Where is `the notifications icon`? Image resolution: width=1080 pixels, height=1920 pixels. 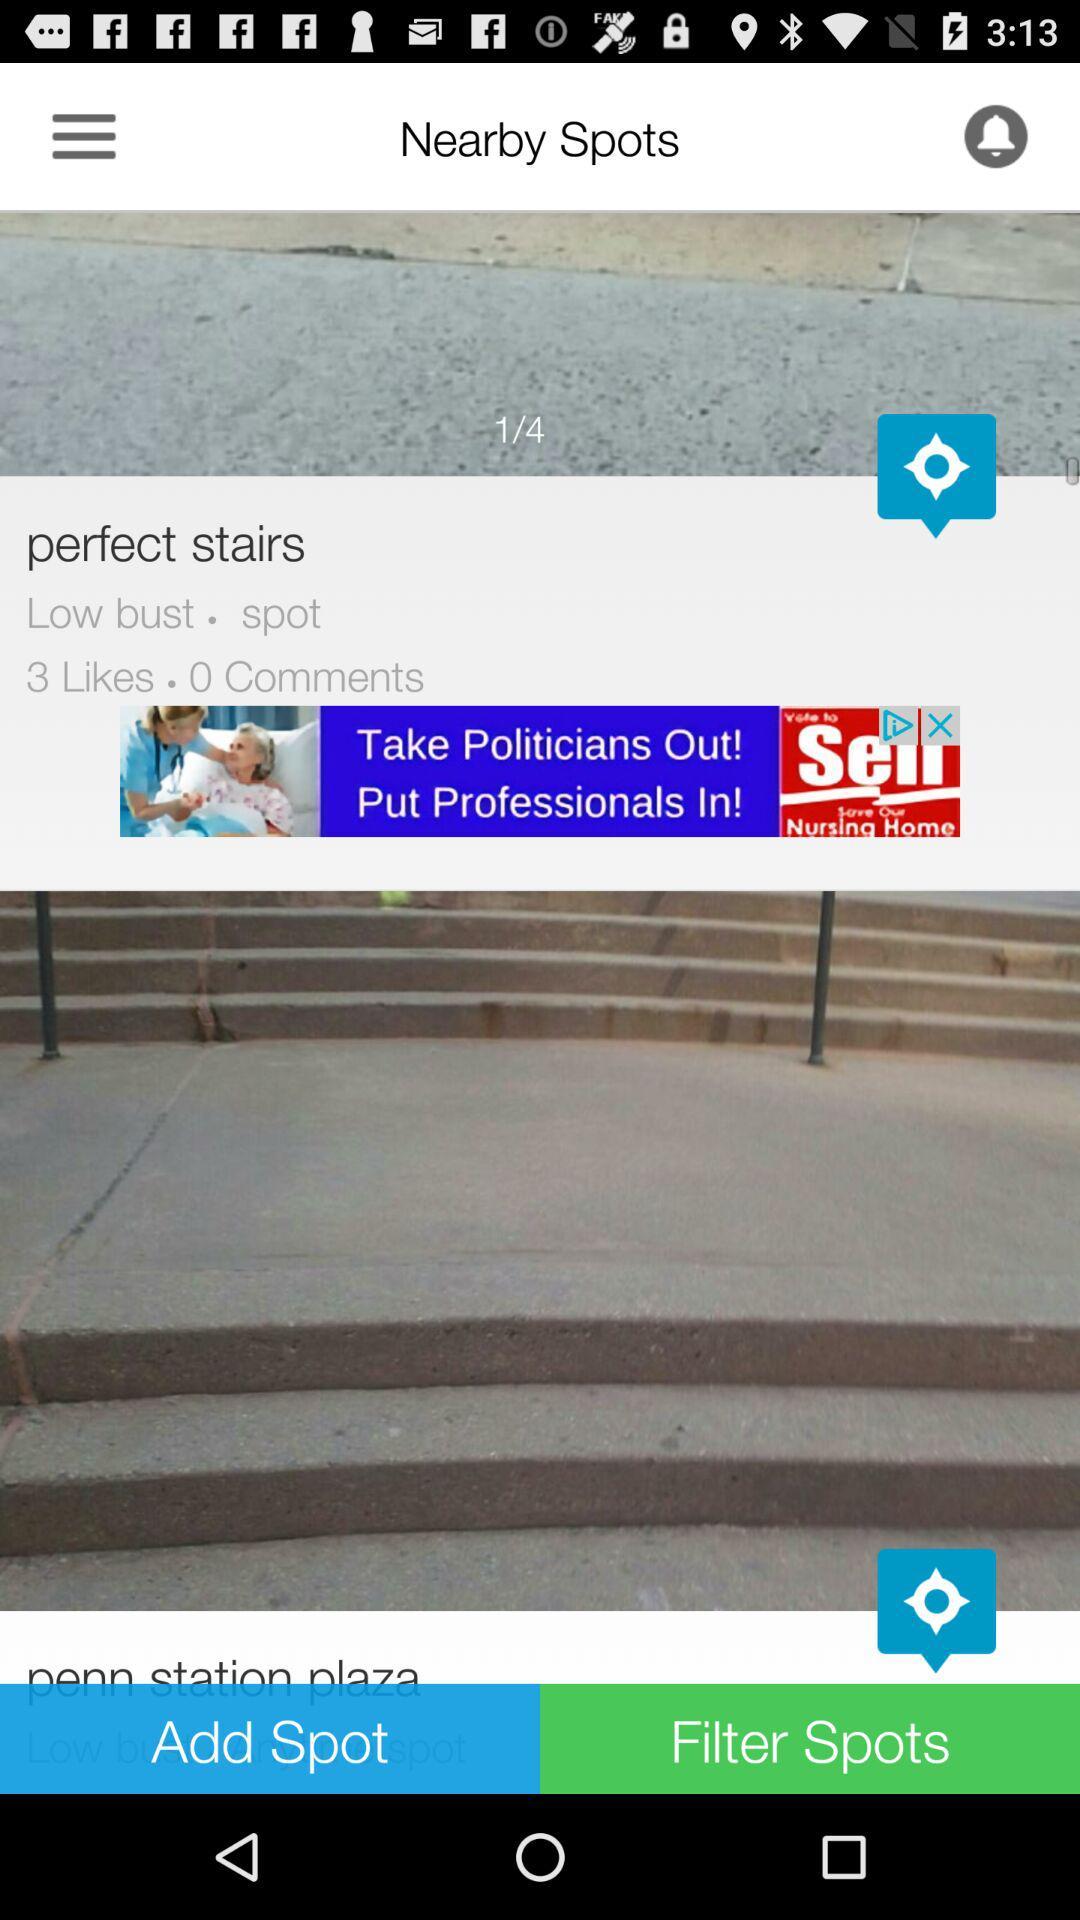
the notifications icon is located at coordinates (995, 145).